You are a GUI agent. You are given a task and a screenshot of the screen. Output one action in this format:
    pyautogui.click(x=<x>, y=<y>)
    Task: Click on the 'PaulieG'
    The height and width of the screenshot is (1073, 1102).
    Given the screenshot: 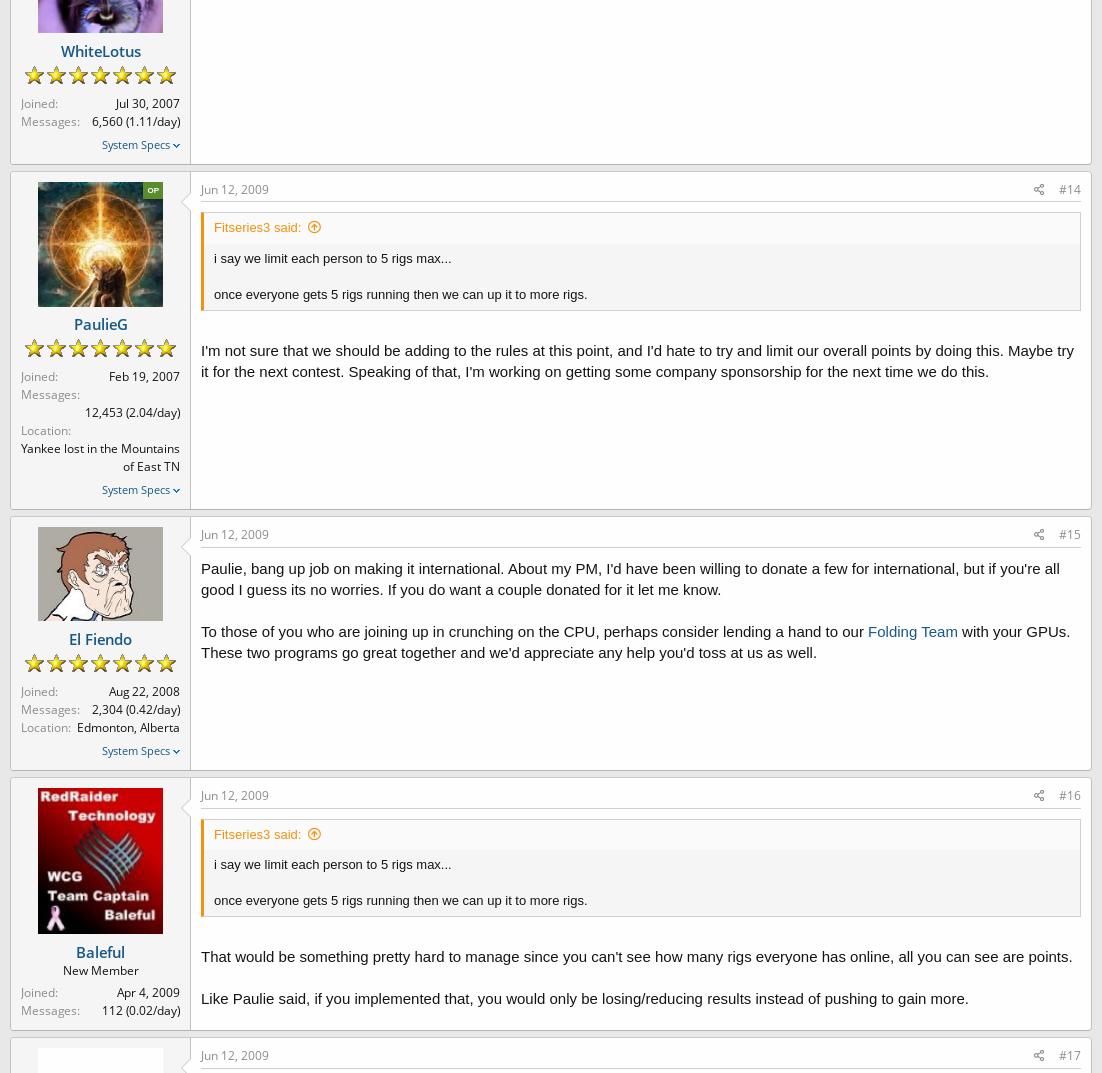 What is the action you would take?
    pyautogui.click(x=99, y=324)
    